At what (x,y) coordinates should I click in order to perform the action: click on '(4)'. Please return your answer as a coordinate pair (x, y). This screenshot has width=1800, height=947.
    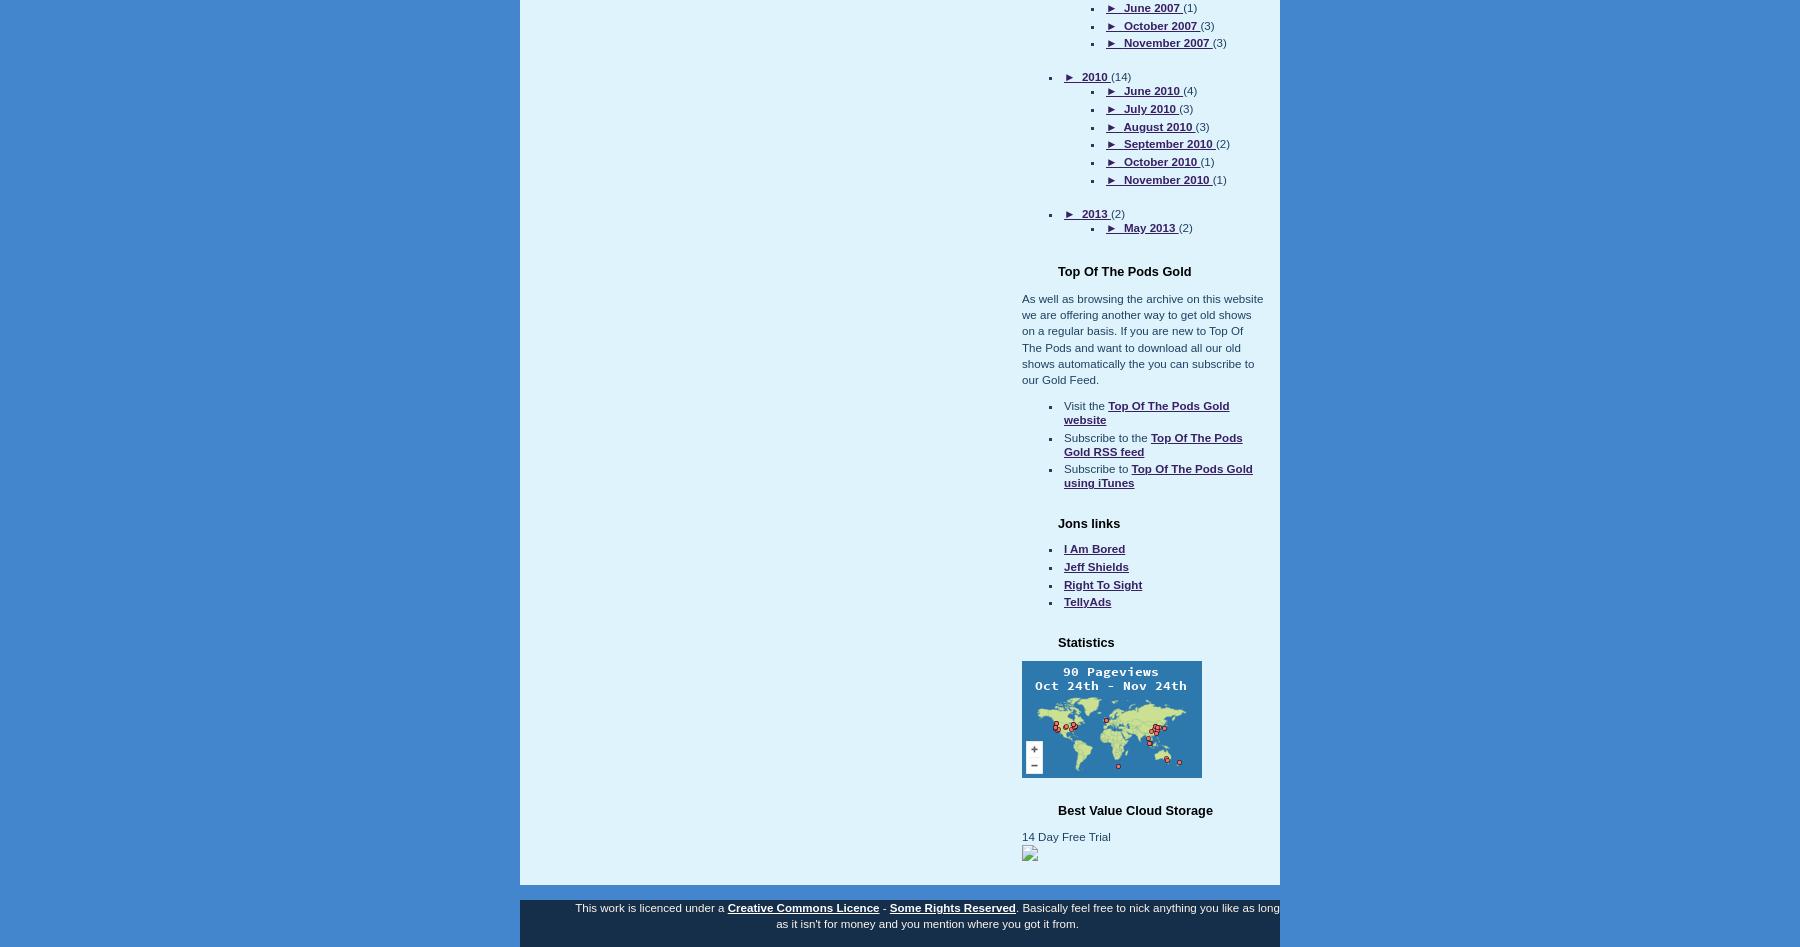
    Looking at the image, I should click on (1188, 89).